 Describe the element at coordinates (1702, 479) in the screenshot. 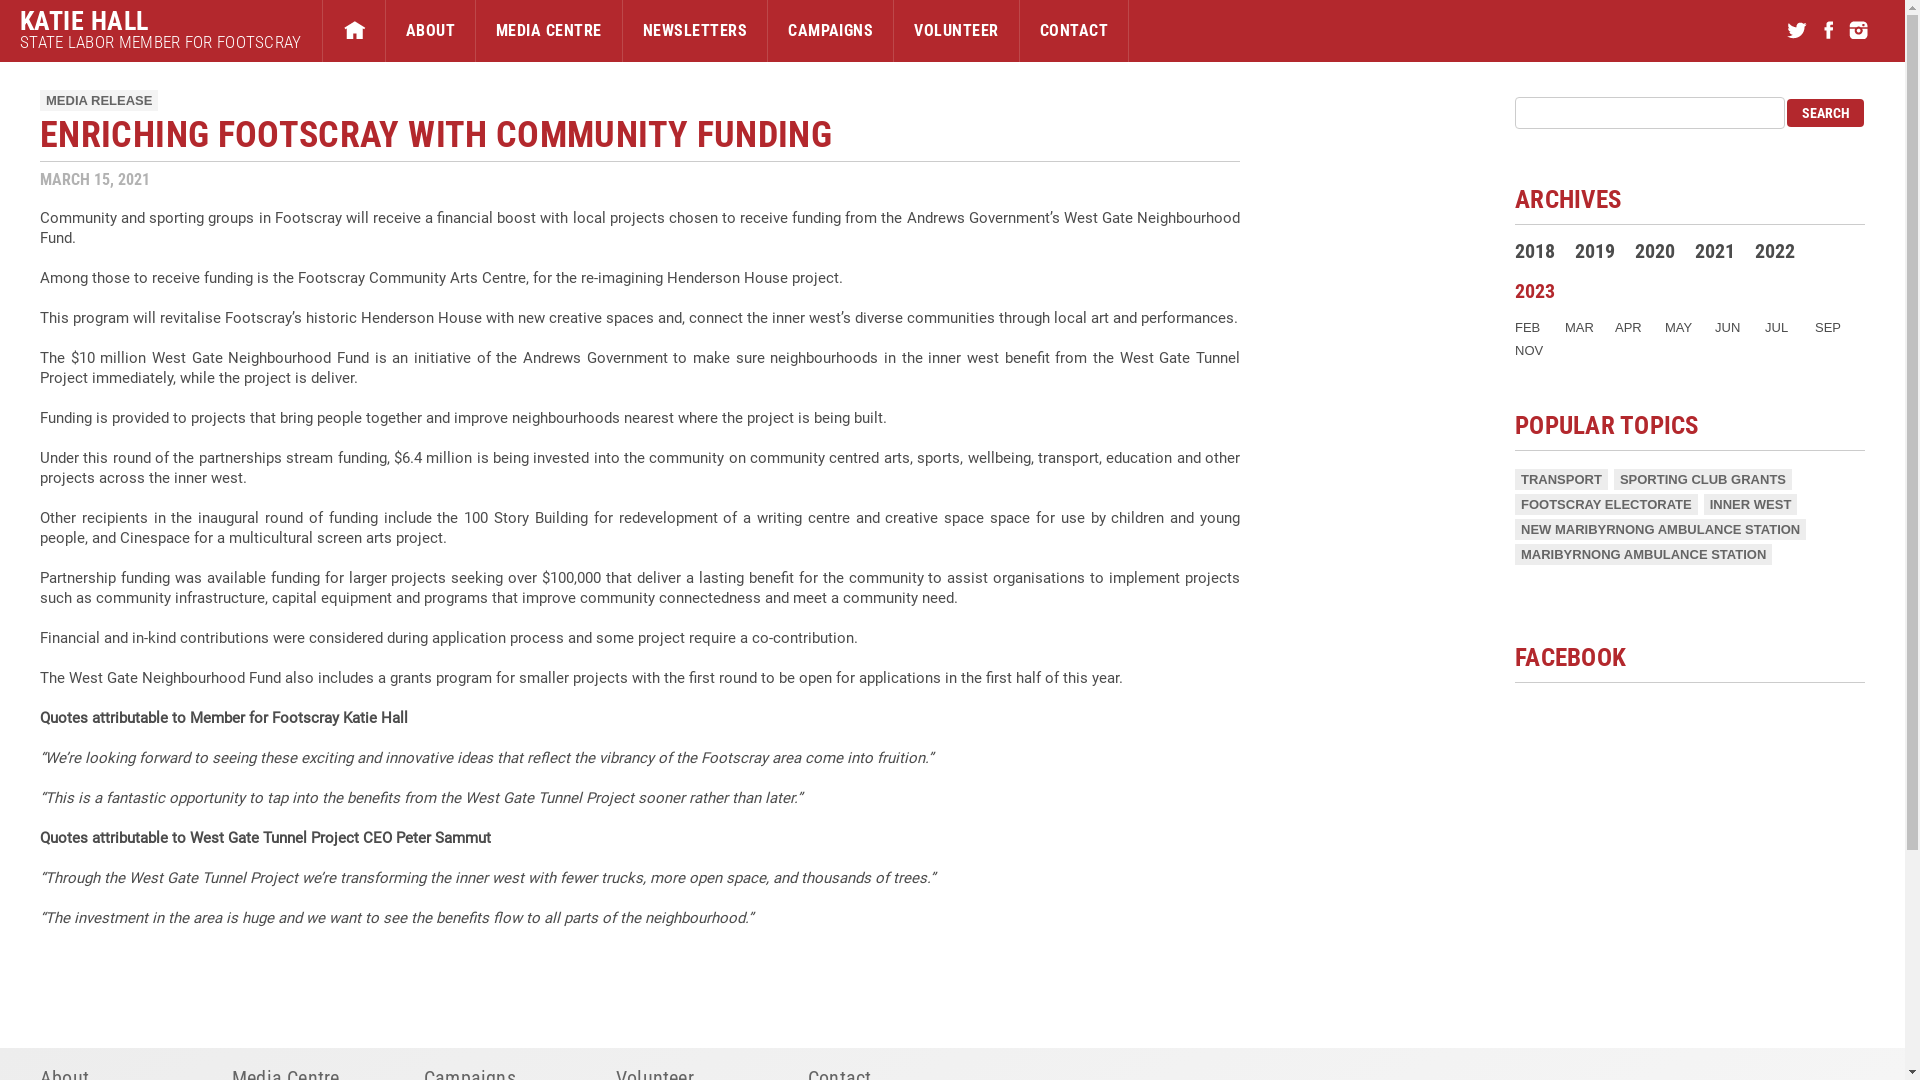

I see `'SPORTING CLUB GRANTS'` at that location.